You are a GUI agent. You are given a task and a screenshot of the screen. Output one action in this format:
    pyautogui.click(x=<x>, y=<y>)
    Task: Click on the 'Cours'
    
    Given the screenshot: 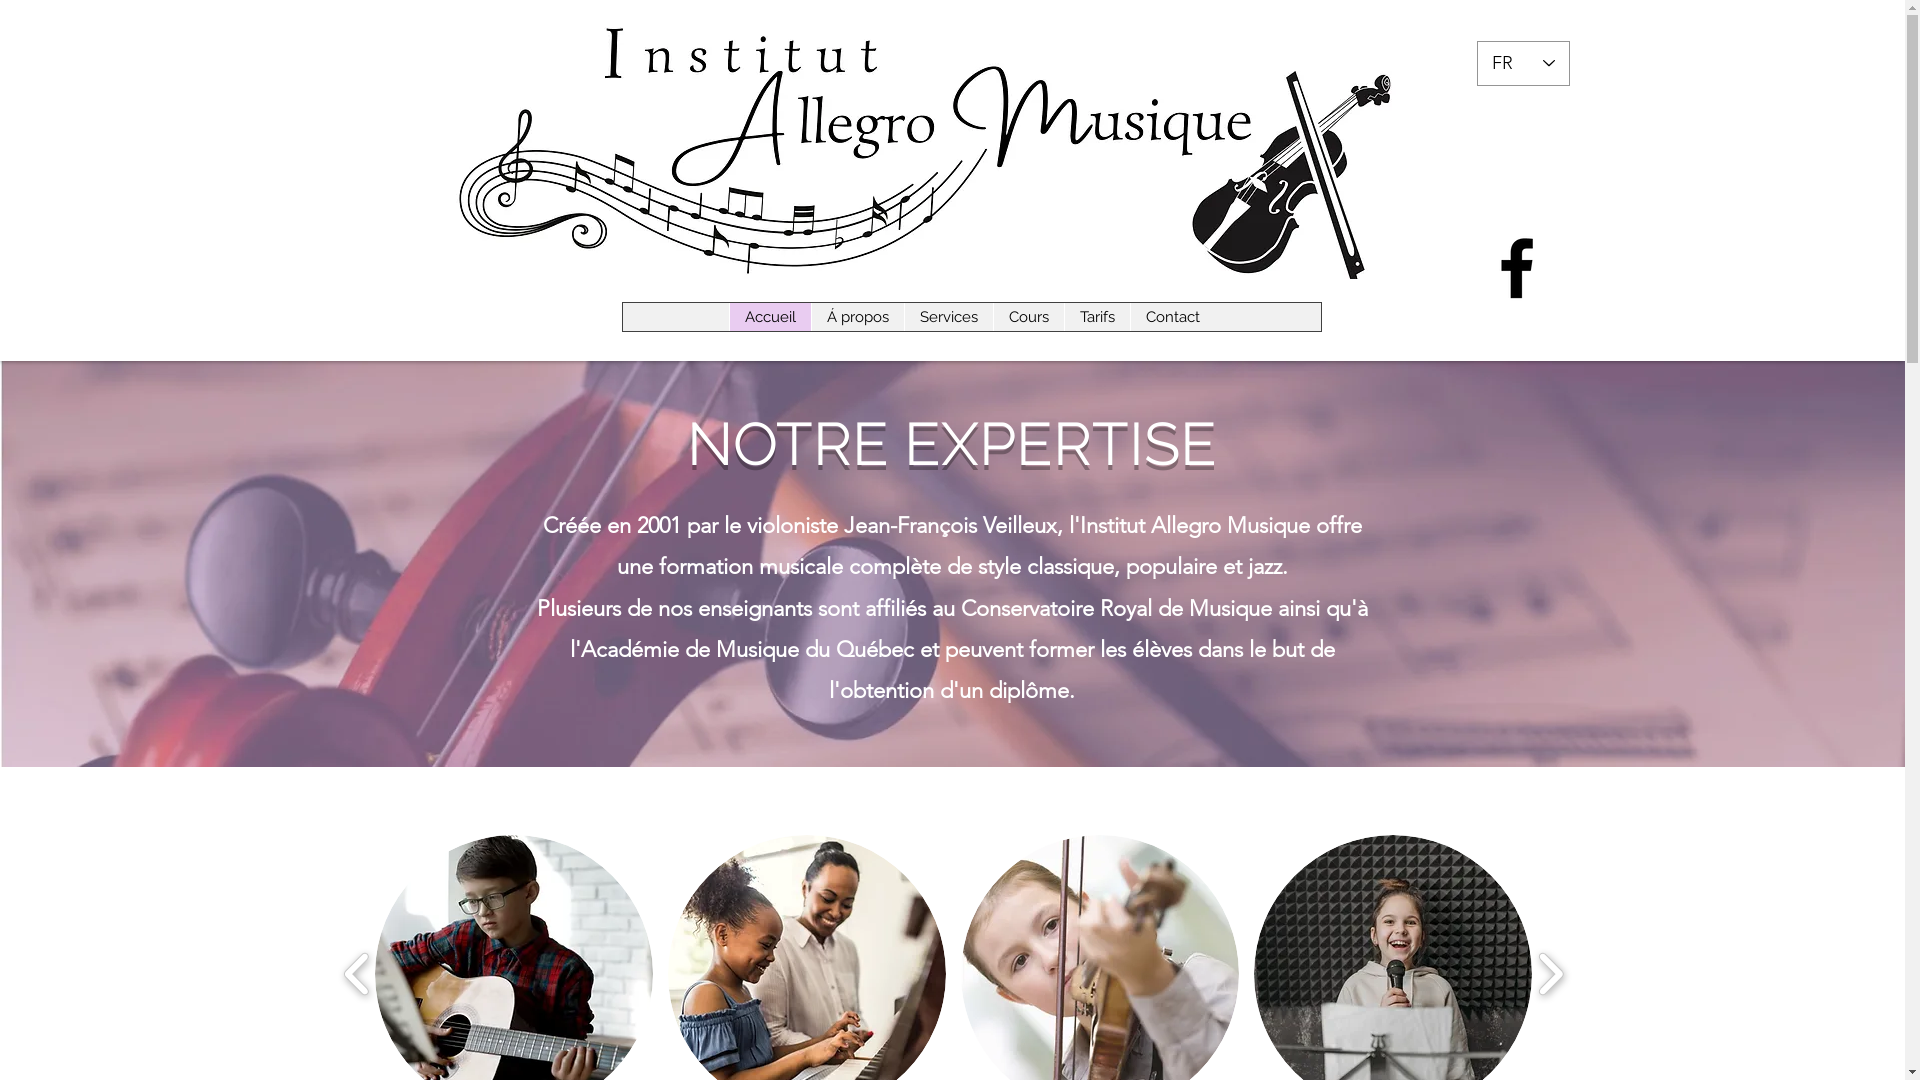 What is the action you would take?
    pyautogui.click(x=1027, y=315)
    